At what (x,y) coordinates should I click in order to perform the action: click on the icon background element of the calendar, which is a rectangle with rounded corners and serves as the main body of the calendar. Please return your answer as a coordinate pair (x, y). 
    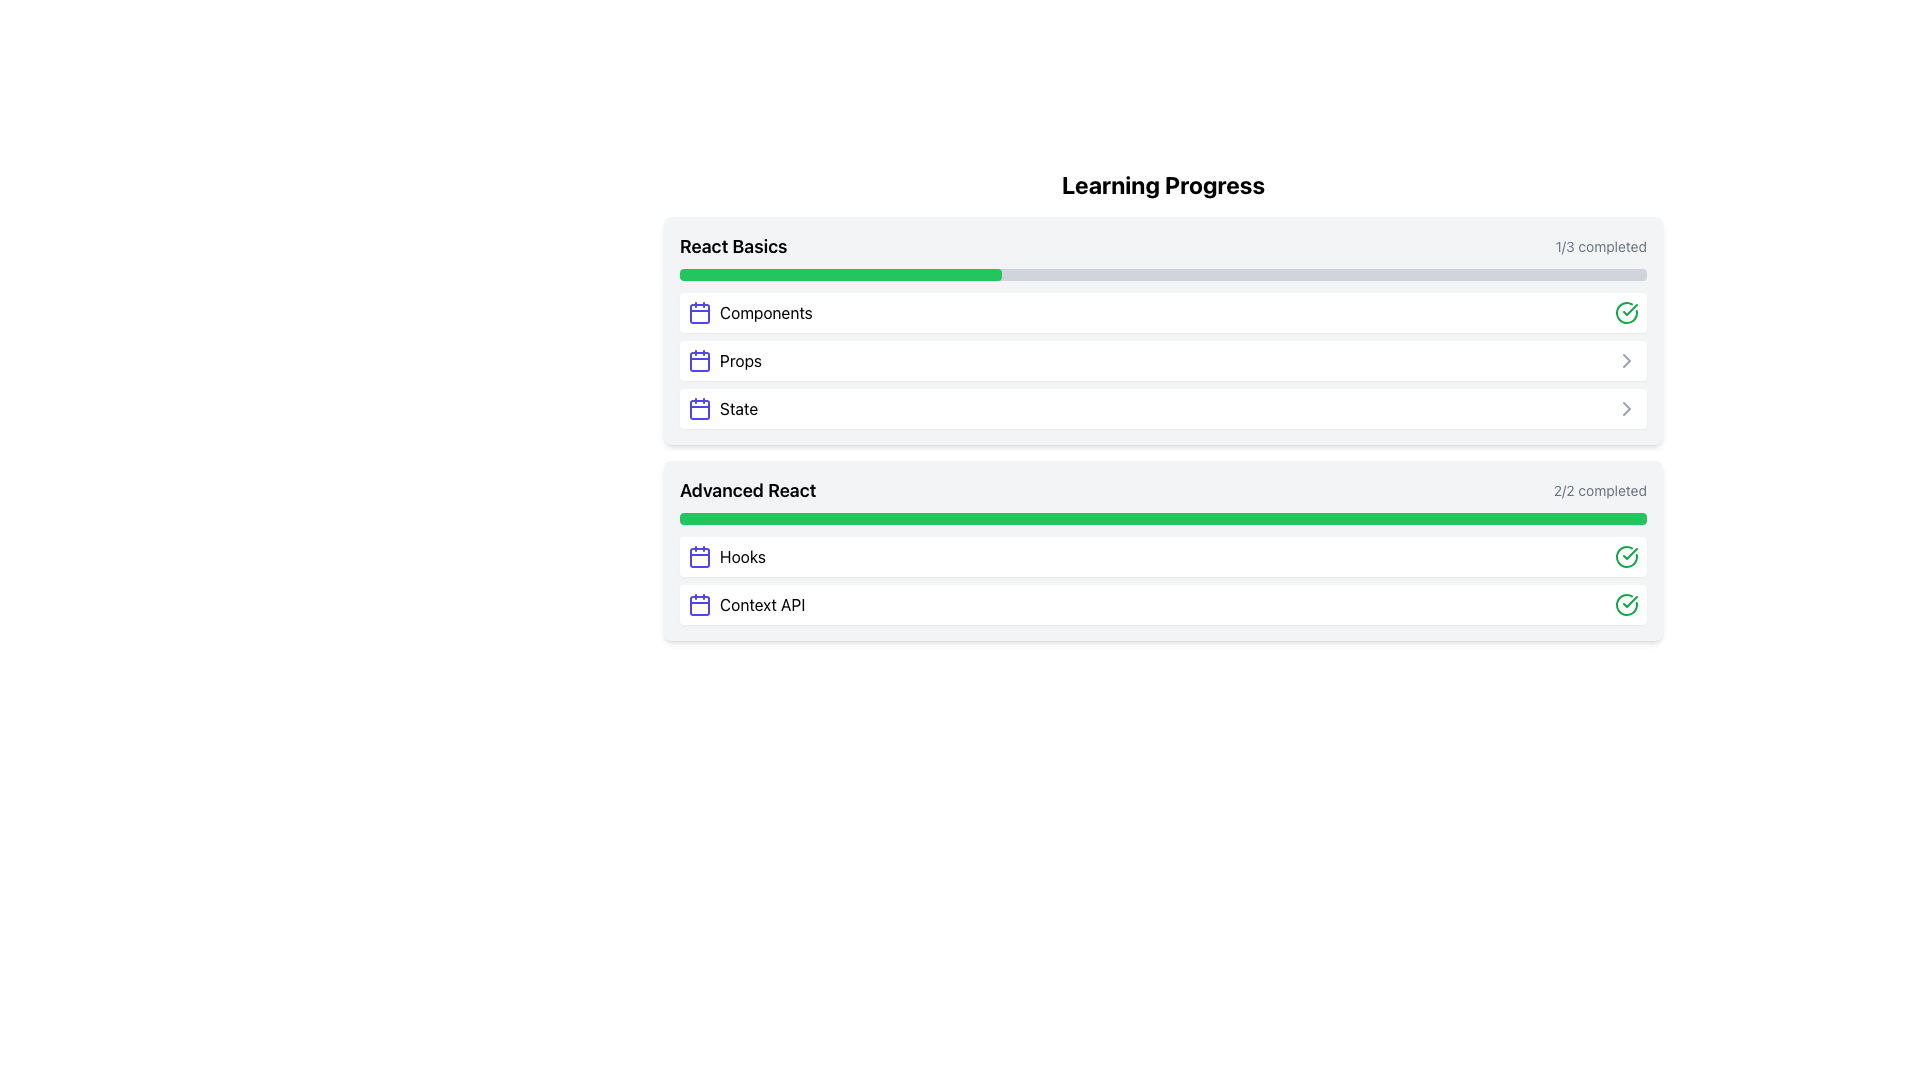
    Looking at the image, I should click on (700, 604).